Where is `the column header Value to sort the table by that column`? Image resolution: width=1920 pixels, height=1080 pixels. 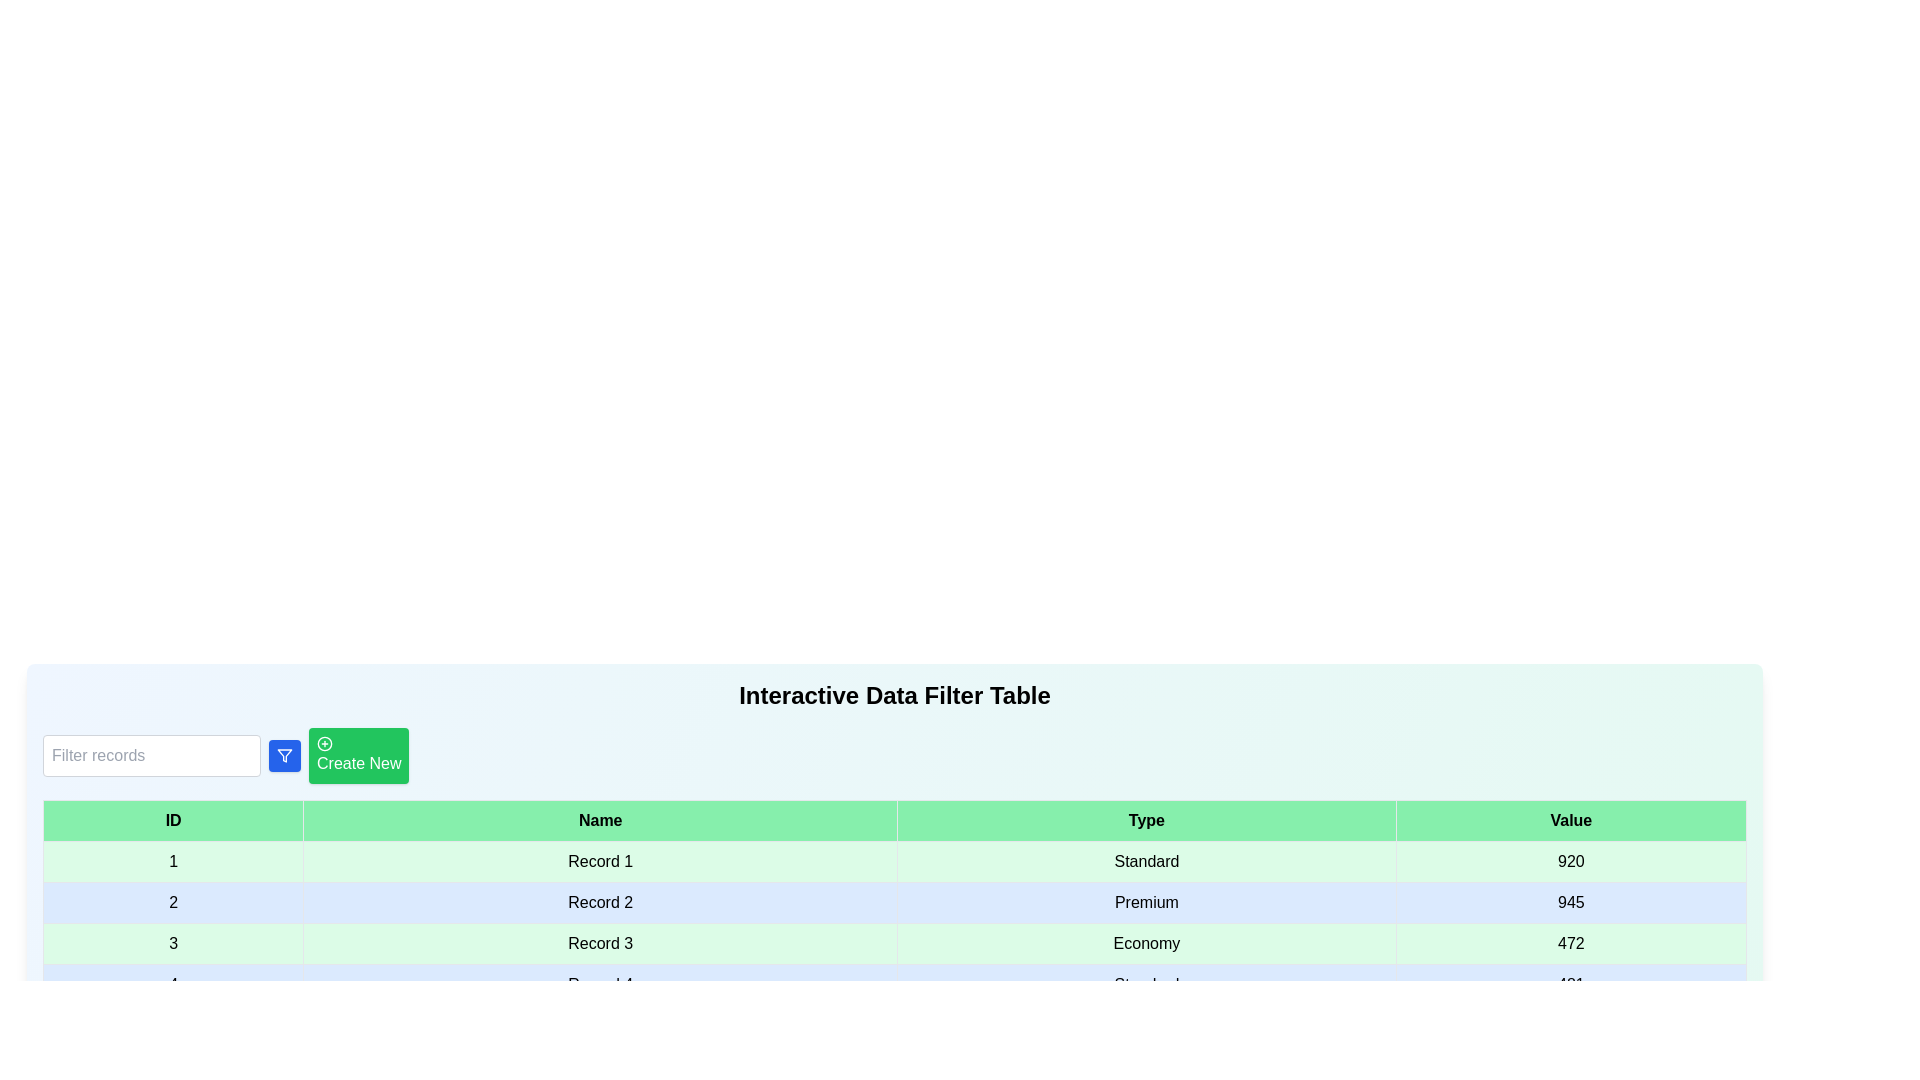 the column header Value to sort the table by that column is located at coordinates (1570, 821).